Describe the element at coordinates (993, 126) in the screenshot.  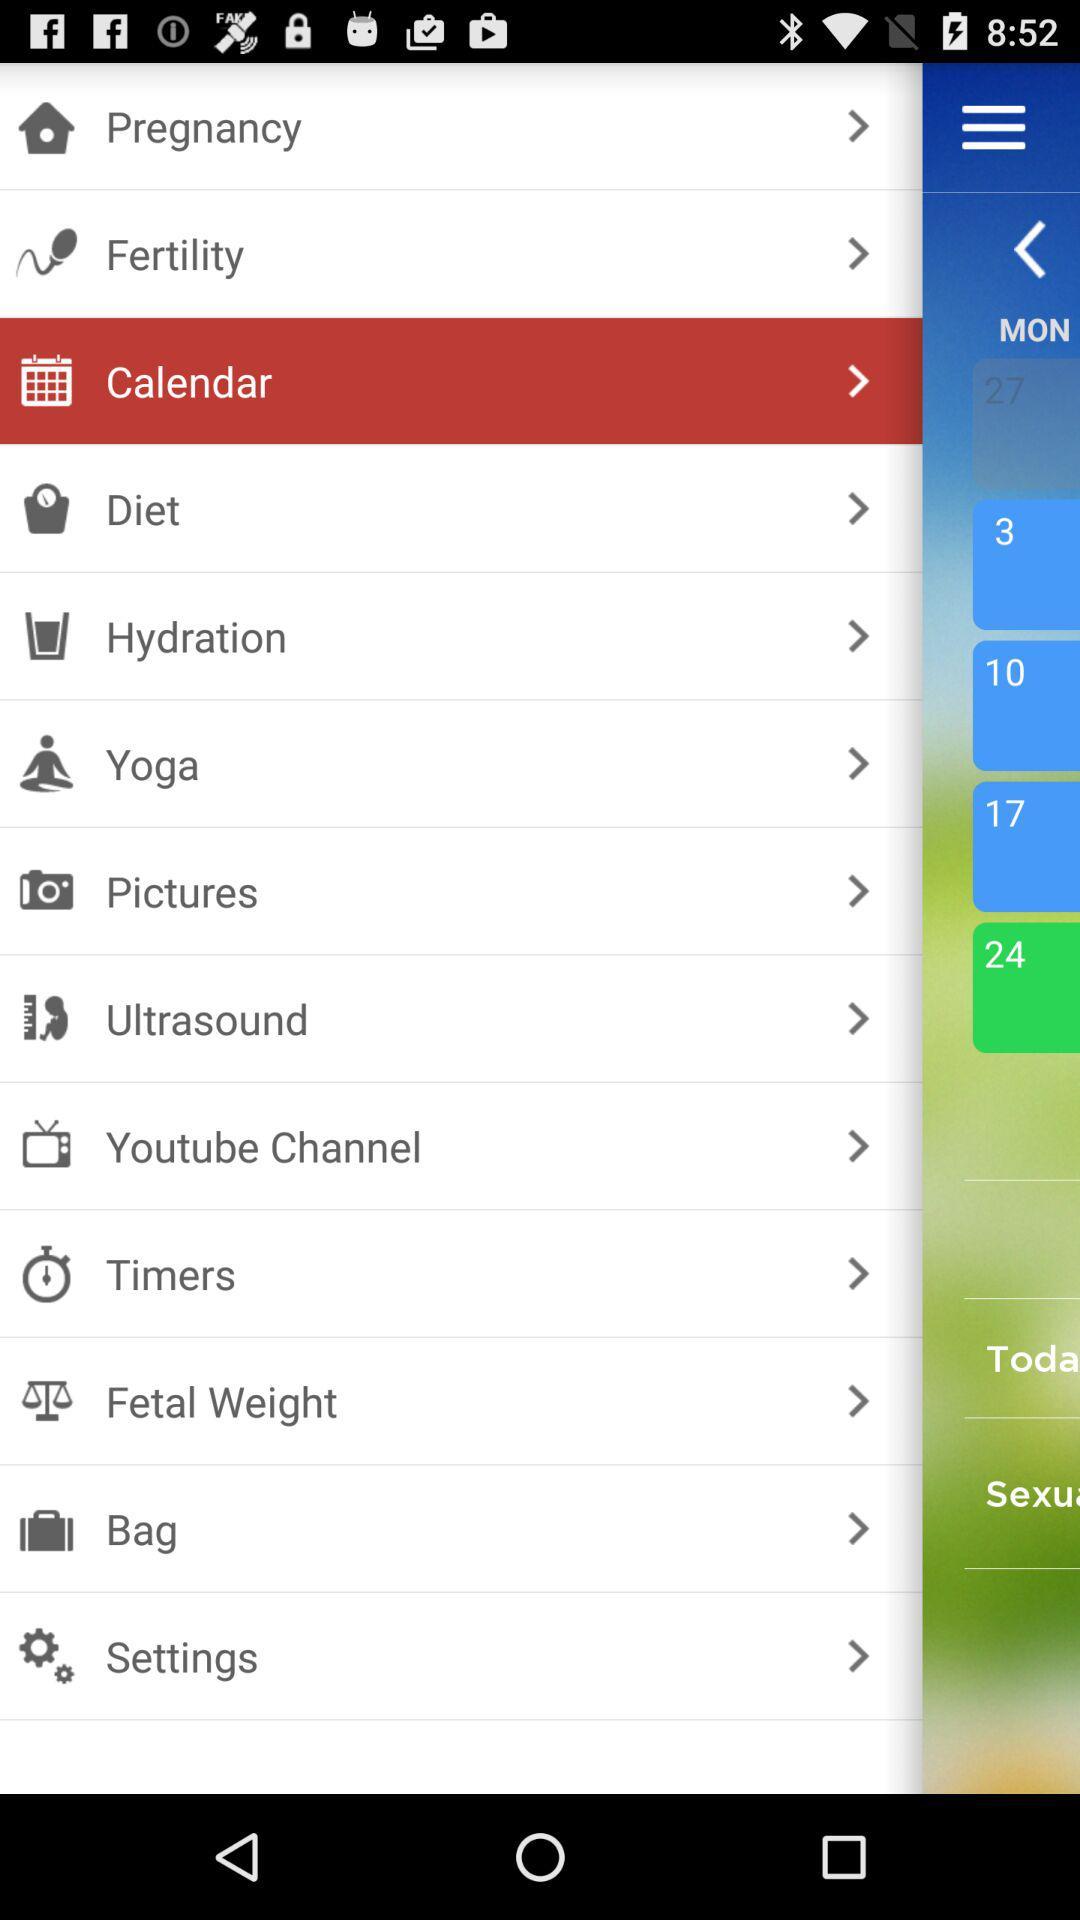
I see `open menu` at that location.